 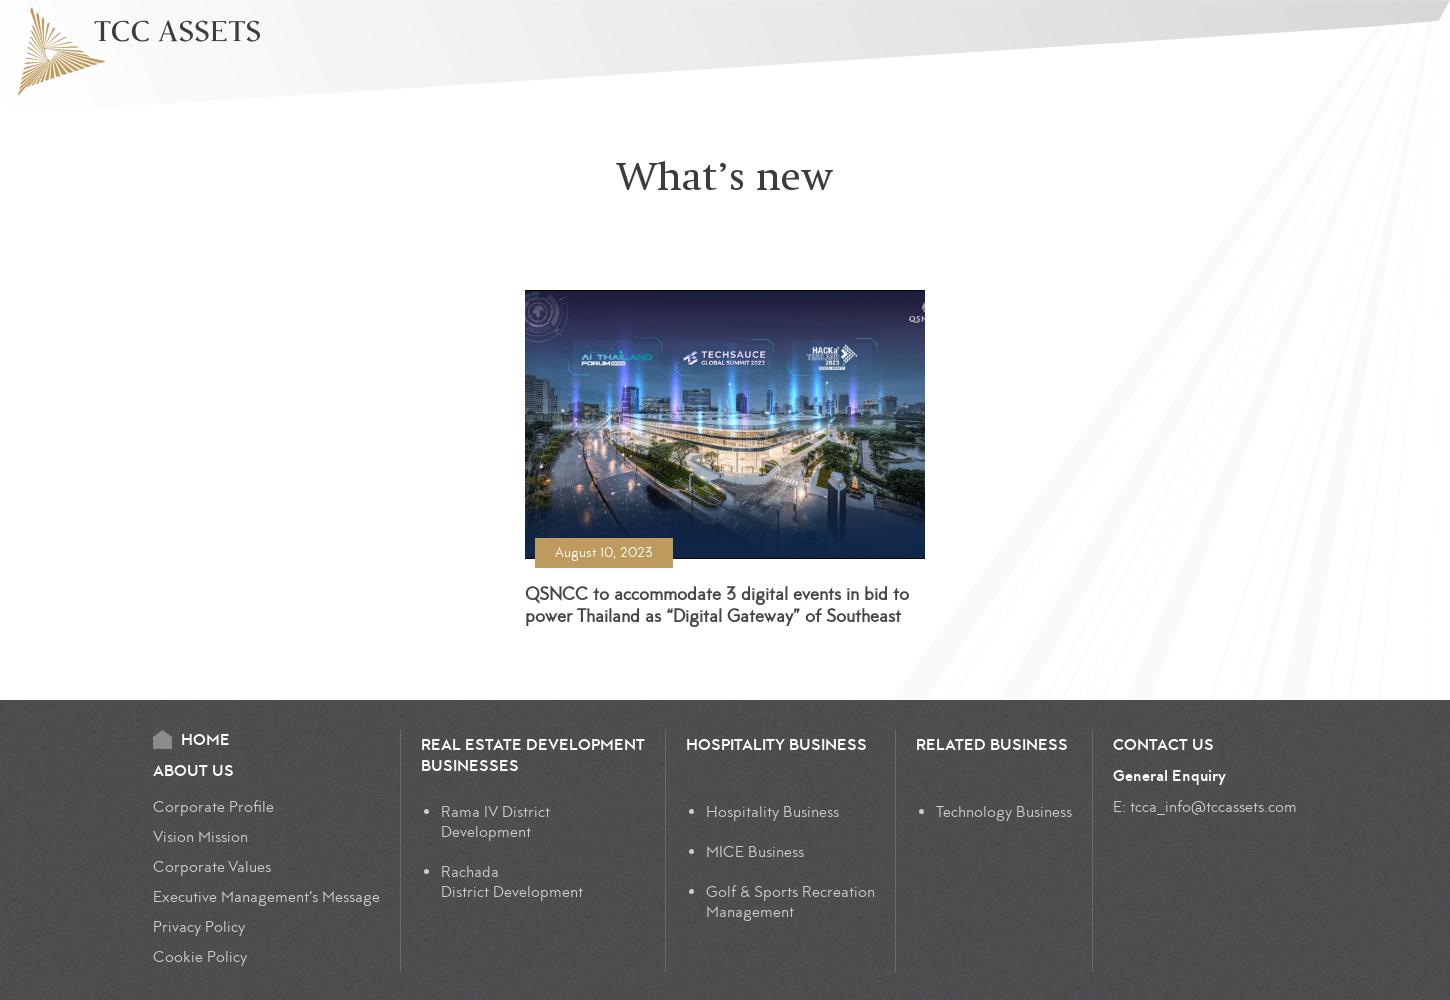 I want to click on 'Rachada', so click(x=468, y=871).